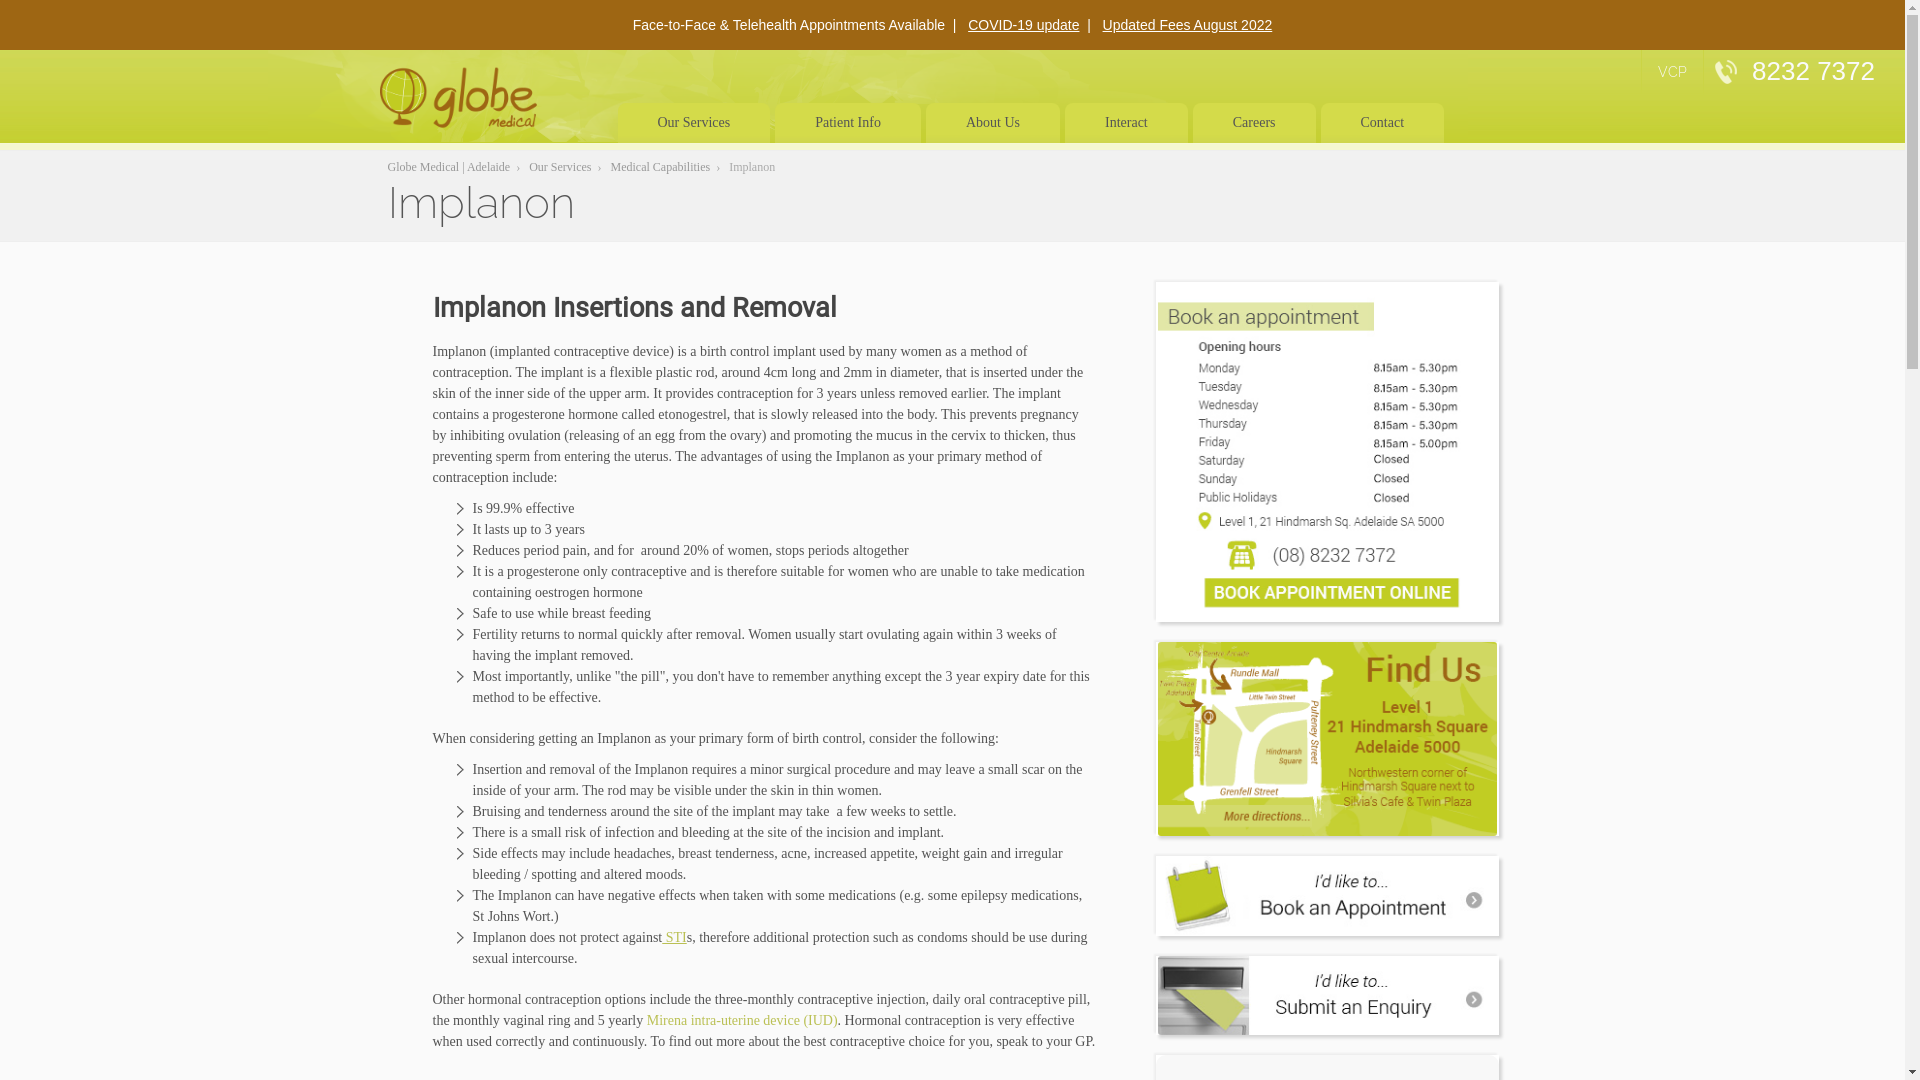 The image size is (1920, 1080). I want to click on 'STI', so click(674, 937).